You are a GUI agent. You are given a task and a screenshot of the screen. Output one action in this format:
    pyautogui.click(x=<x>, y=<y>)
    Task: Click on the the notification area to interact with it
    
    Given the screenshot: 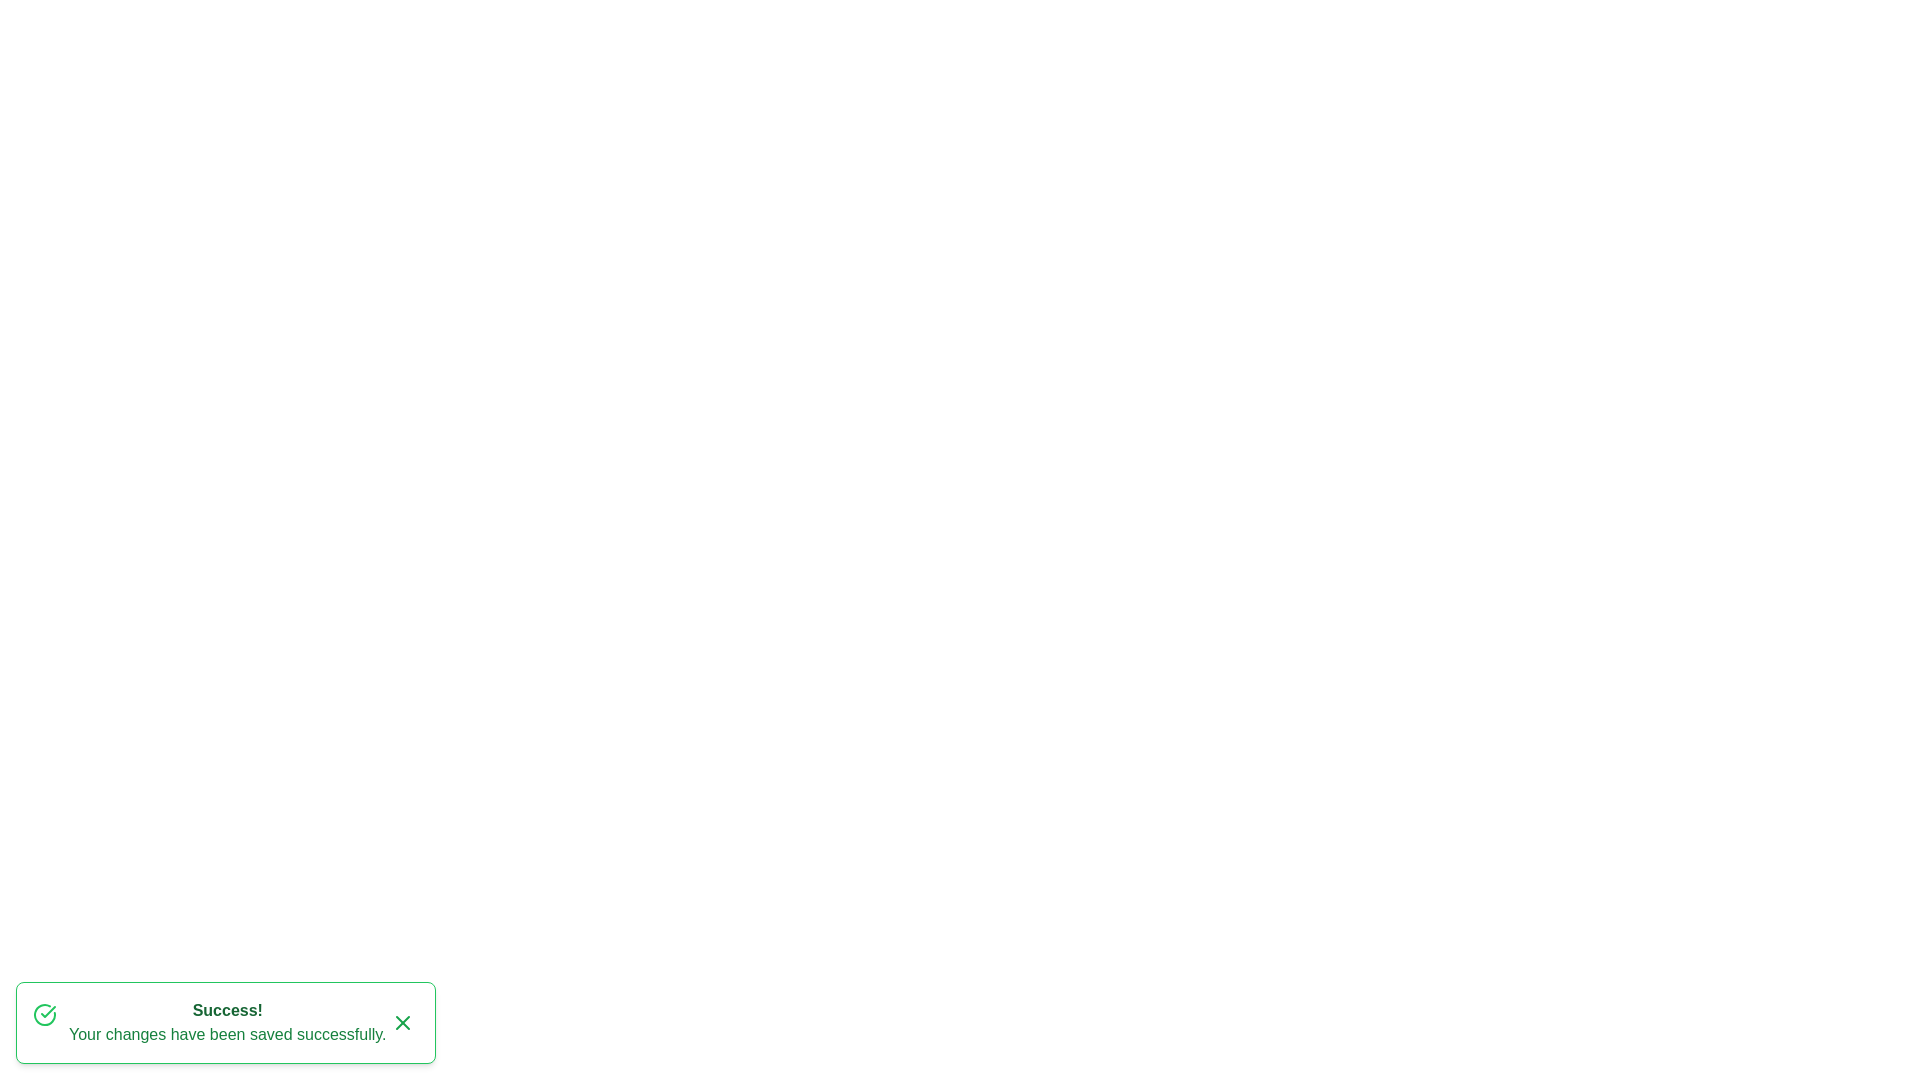 What is the action you would take?
    pyautogui.click(x=225, y=1022)
    